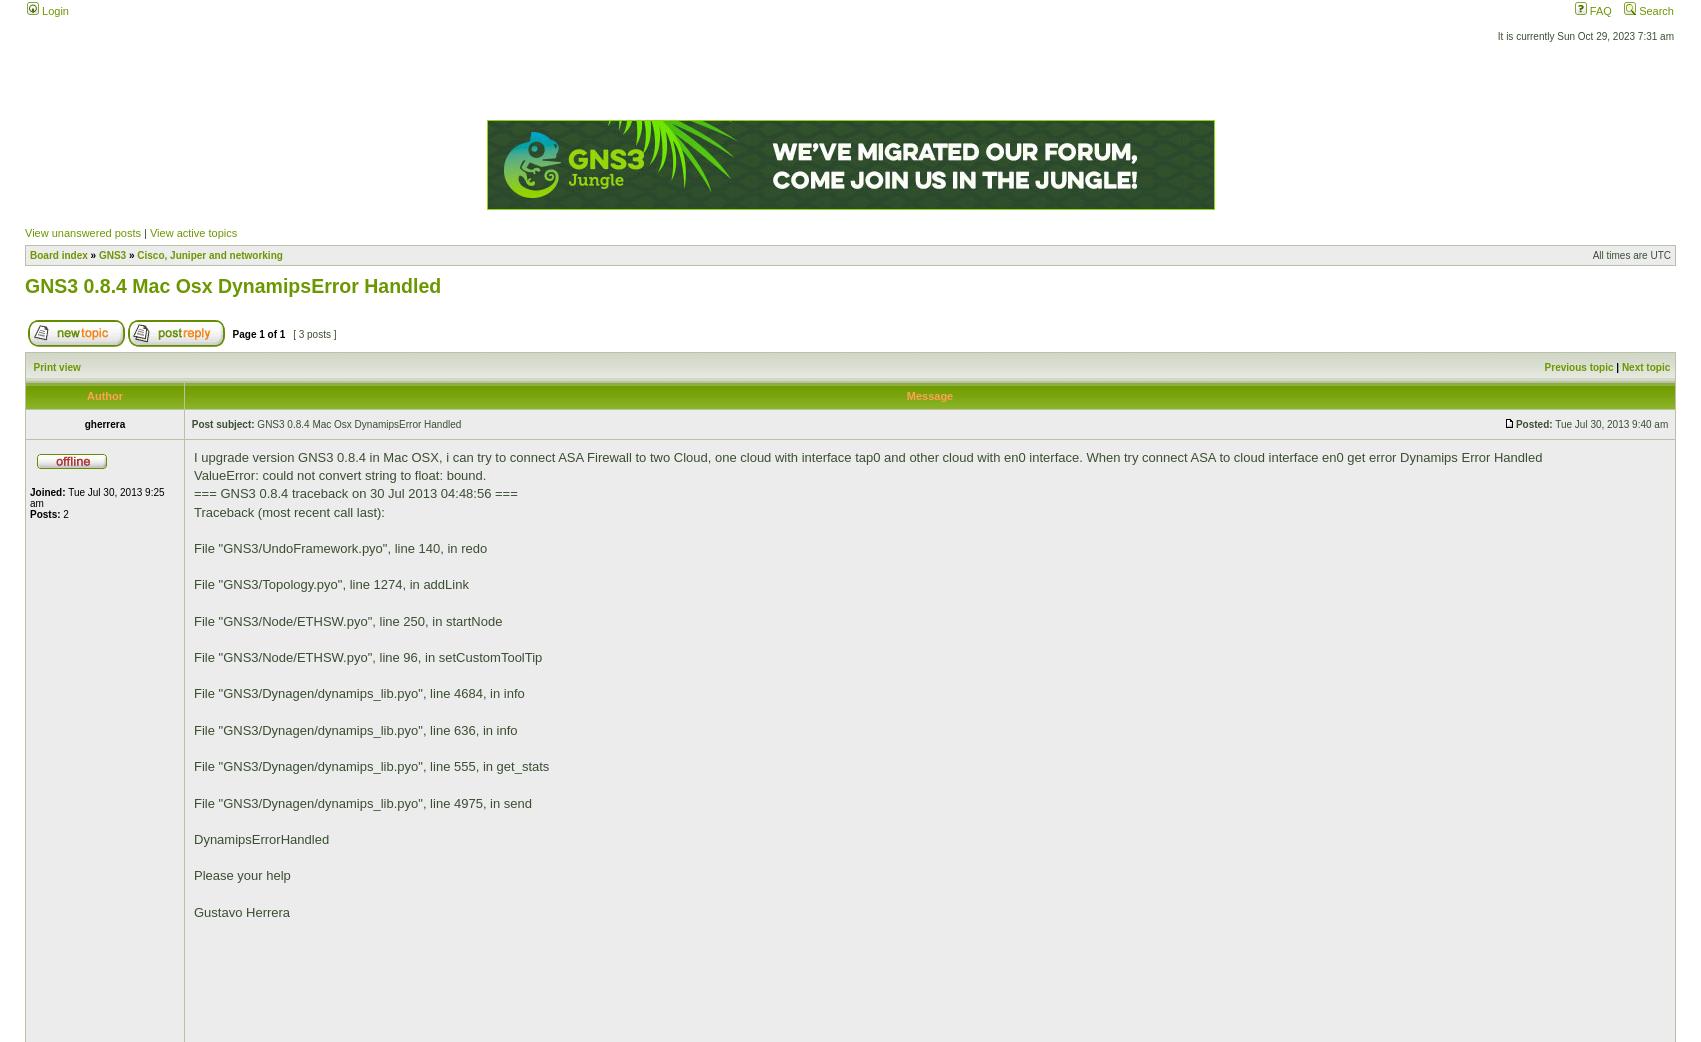 This screenshot has width=1701, height=1042. What do you see at coordinates (348, 620) in the screenshot?
I see `'File "GNS3/Node/ETHSW.pyo", line 250, in startNode'` at bounding box center [348, 620].